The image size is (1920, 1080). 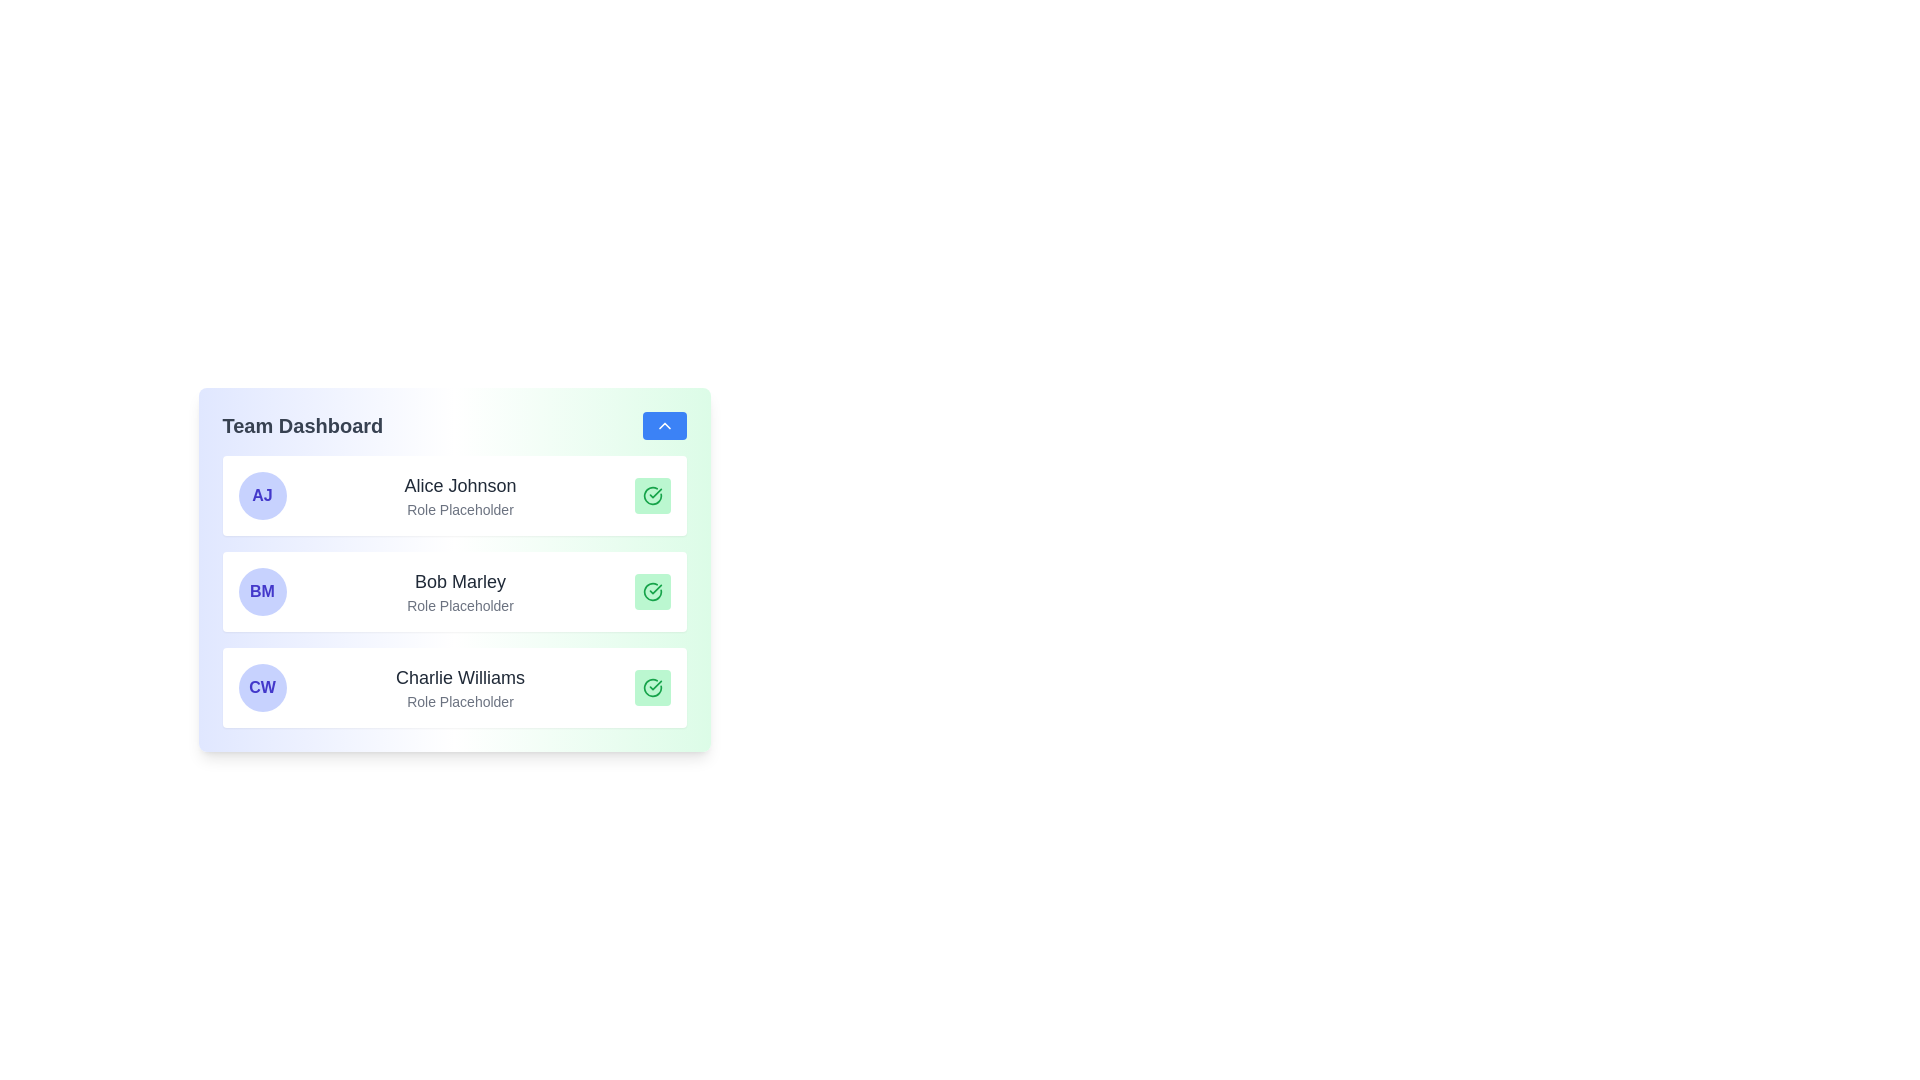 What do you see at coordinates (459, 590) in the screenshot?
I see `the text display element containing 'Bob Marley' and 'Role Placeholder' in the Team Dashboard, which is the second item in the list of team members` at bounding box center [459, 590].